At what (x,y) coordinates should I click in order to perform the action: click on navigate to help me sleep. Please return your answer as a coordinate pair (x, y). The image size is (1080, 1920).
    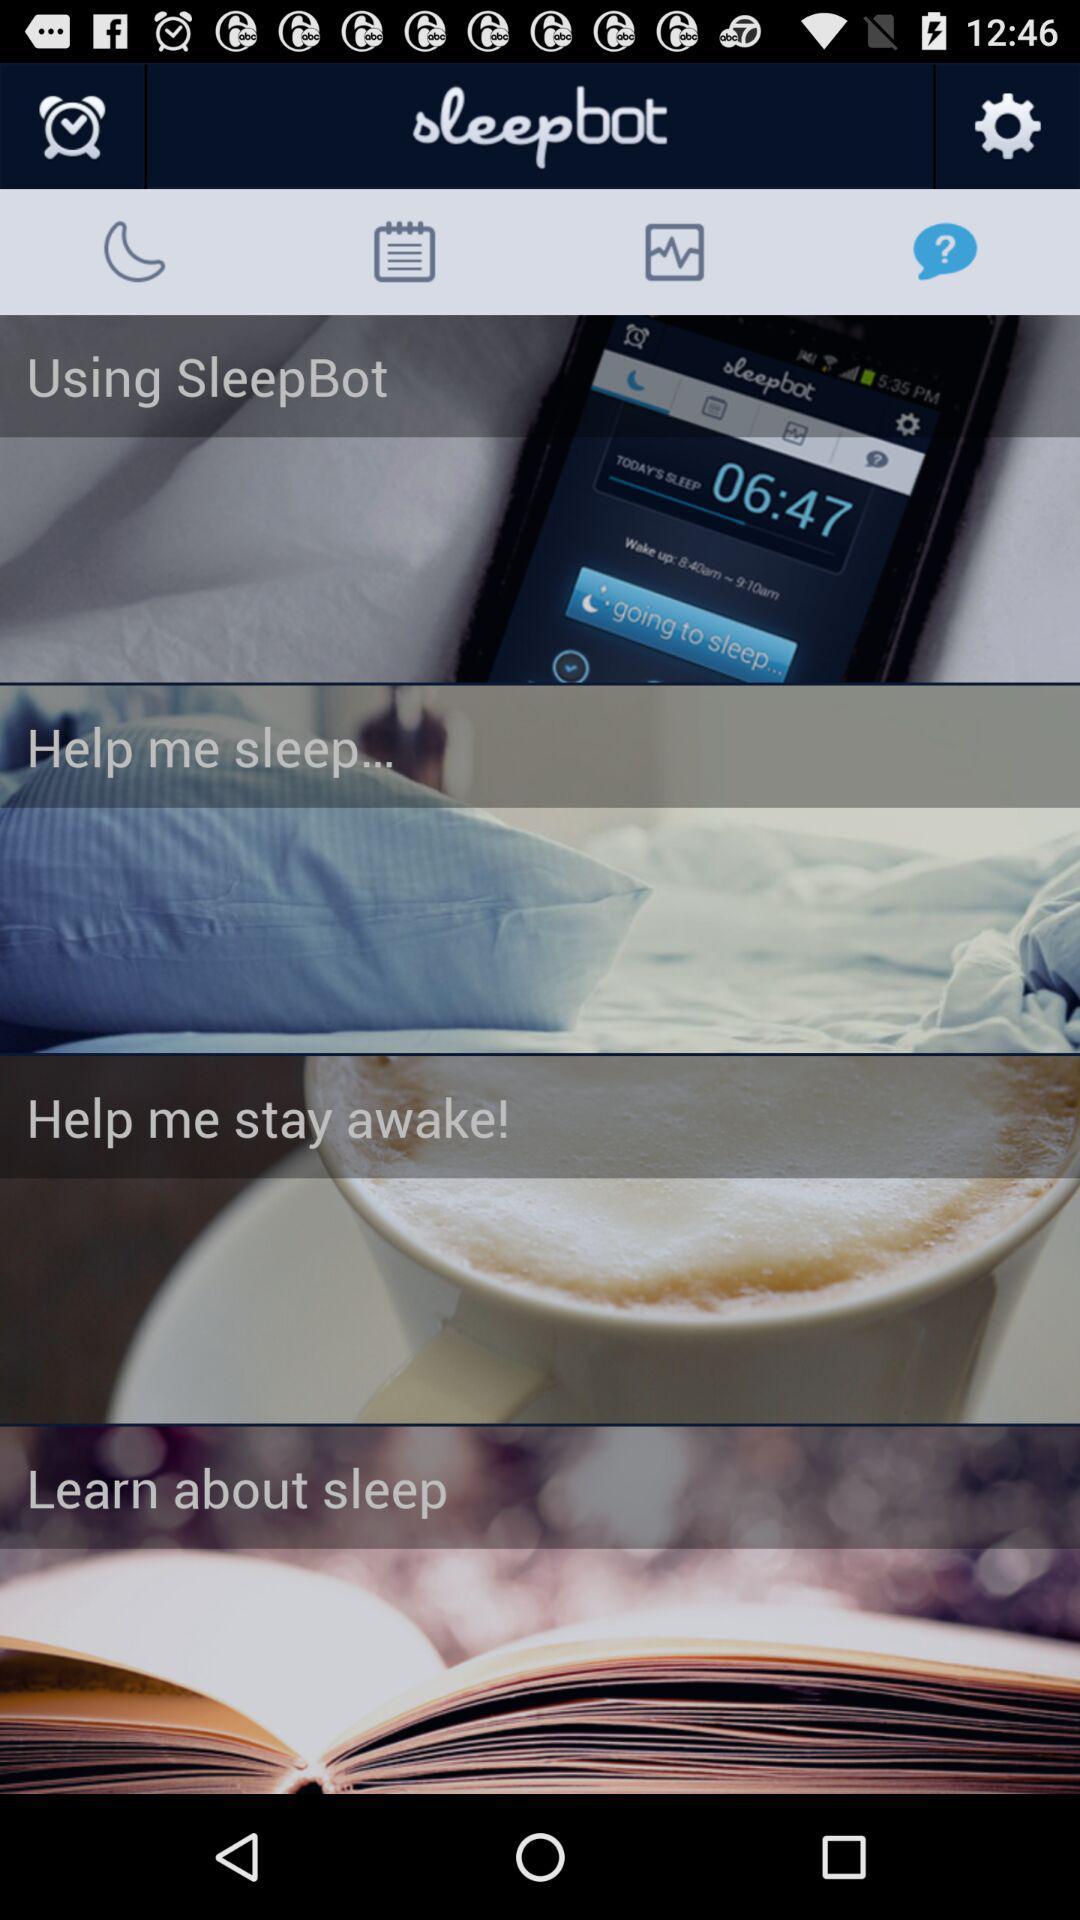
    Looking at the image, I should click on (540, 869).